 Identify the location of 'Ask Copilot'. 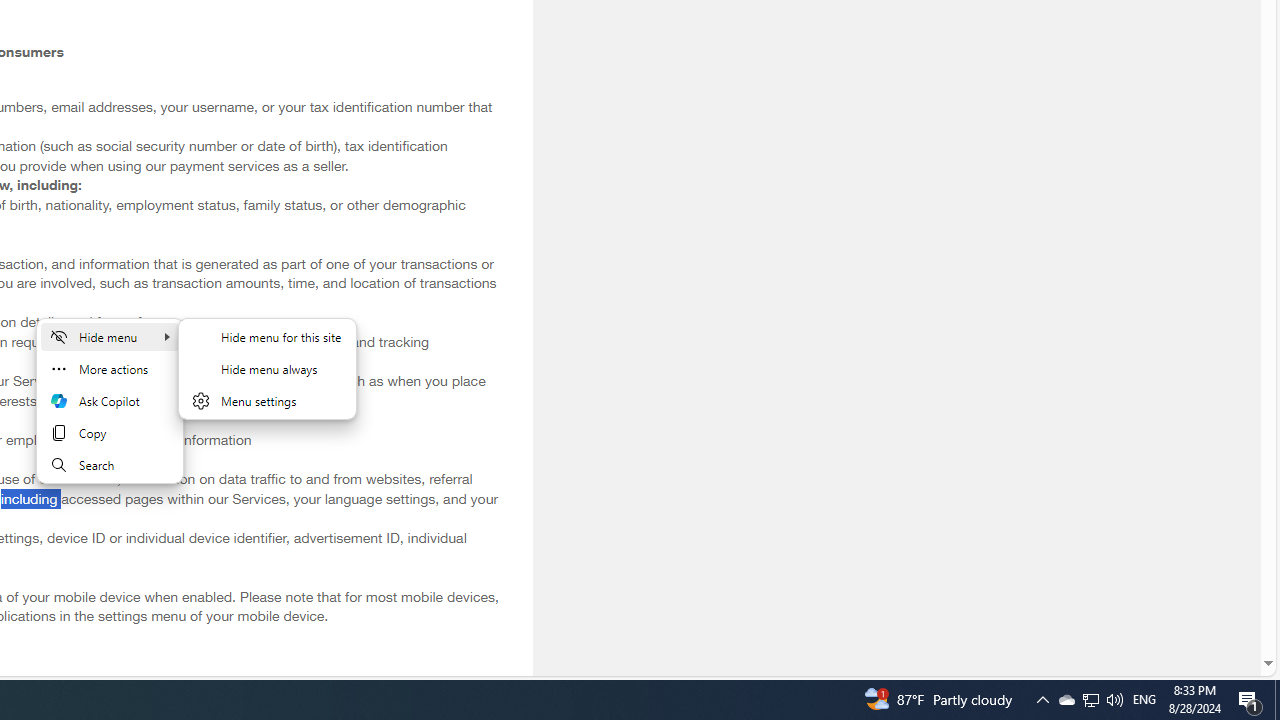
(109, 401).